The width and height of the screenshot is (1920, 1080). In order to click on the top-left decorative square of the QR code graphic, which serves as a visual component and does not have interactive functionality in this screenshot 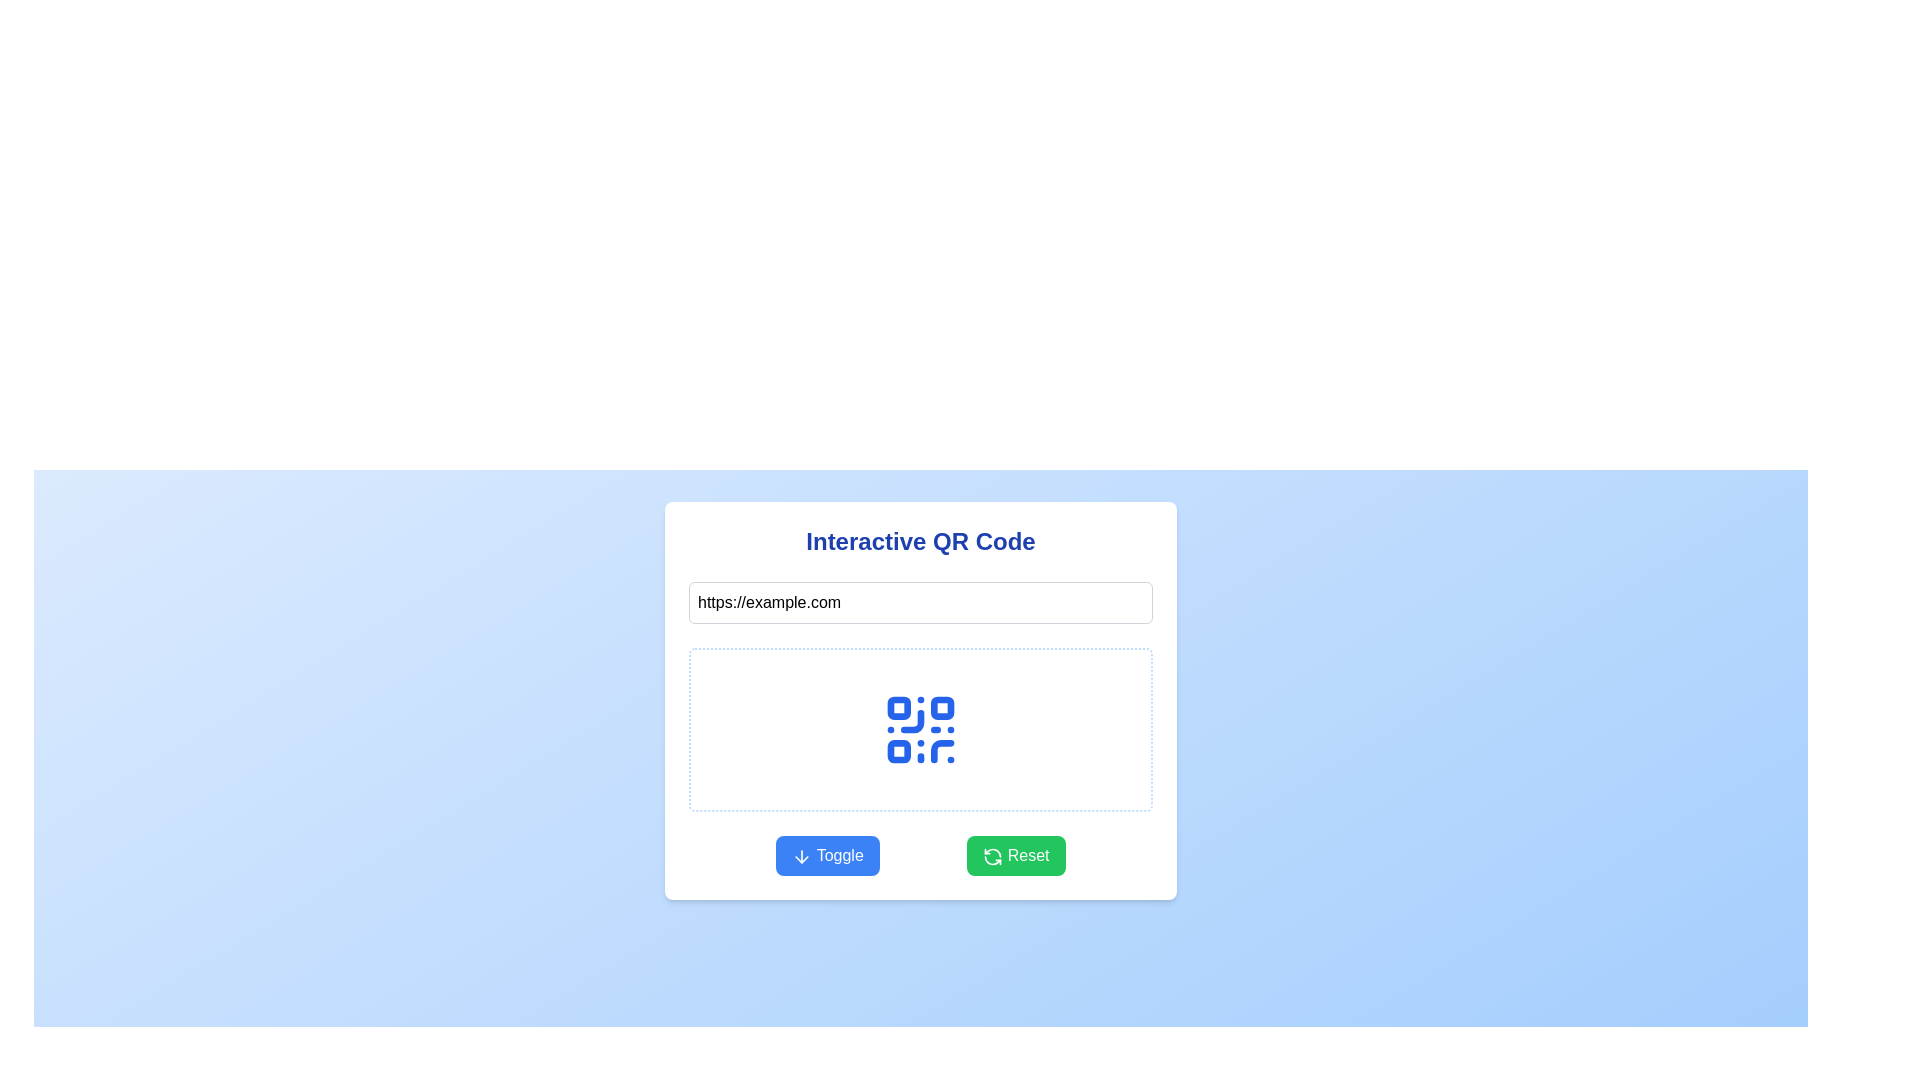, I will do `click(898, 707)`.